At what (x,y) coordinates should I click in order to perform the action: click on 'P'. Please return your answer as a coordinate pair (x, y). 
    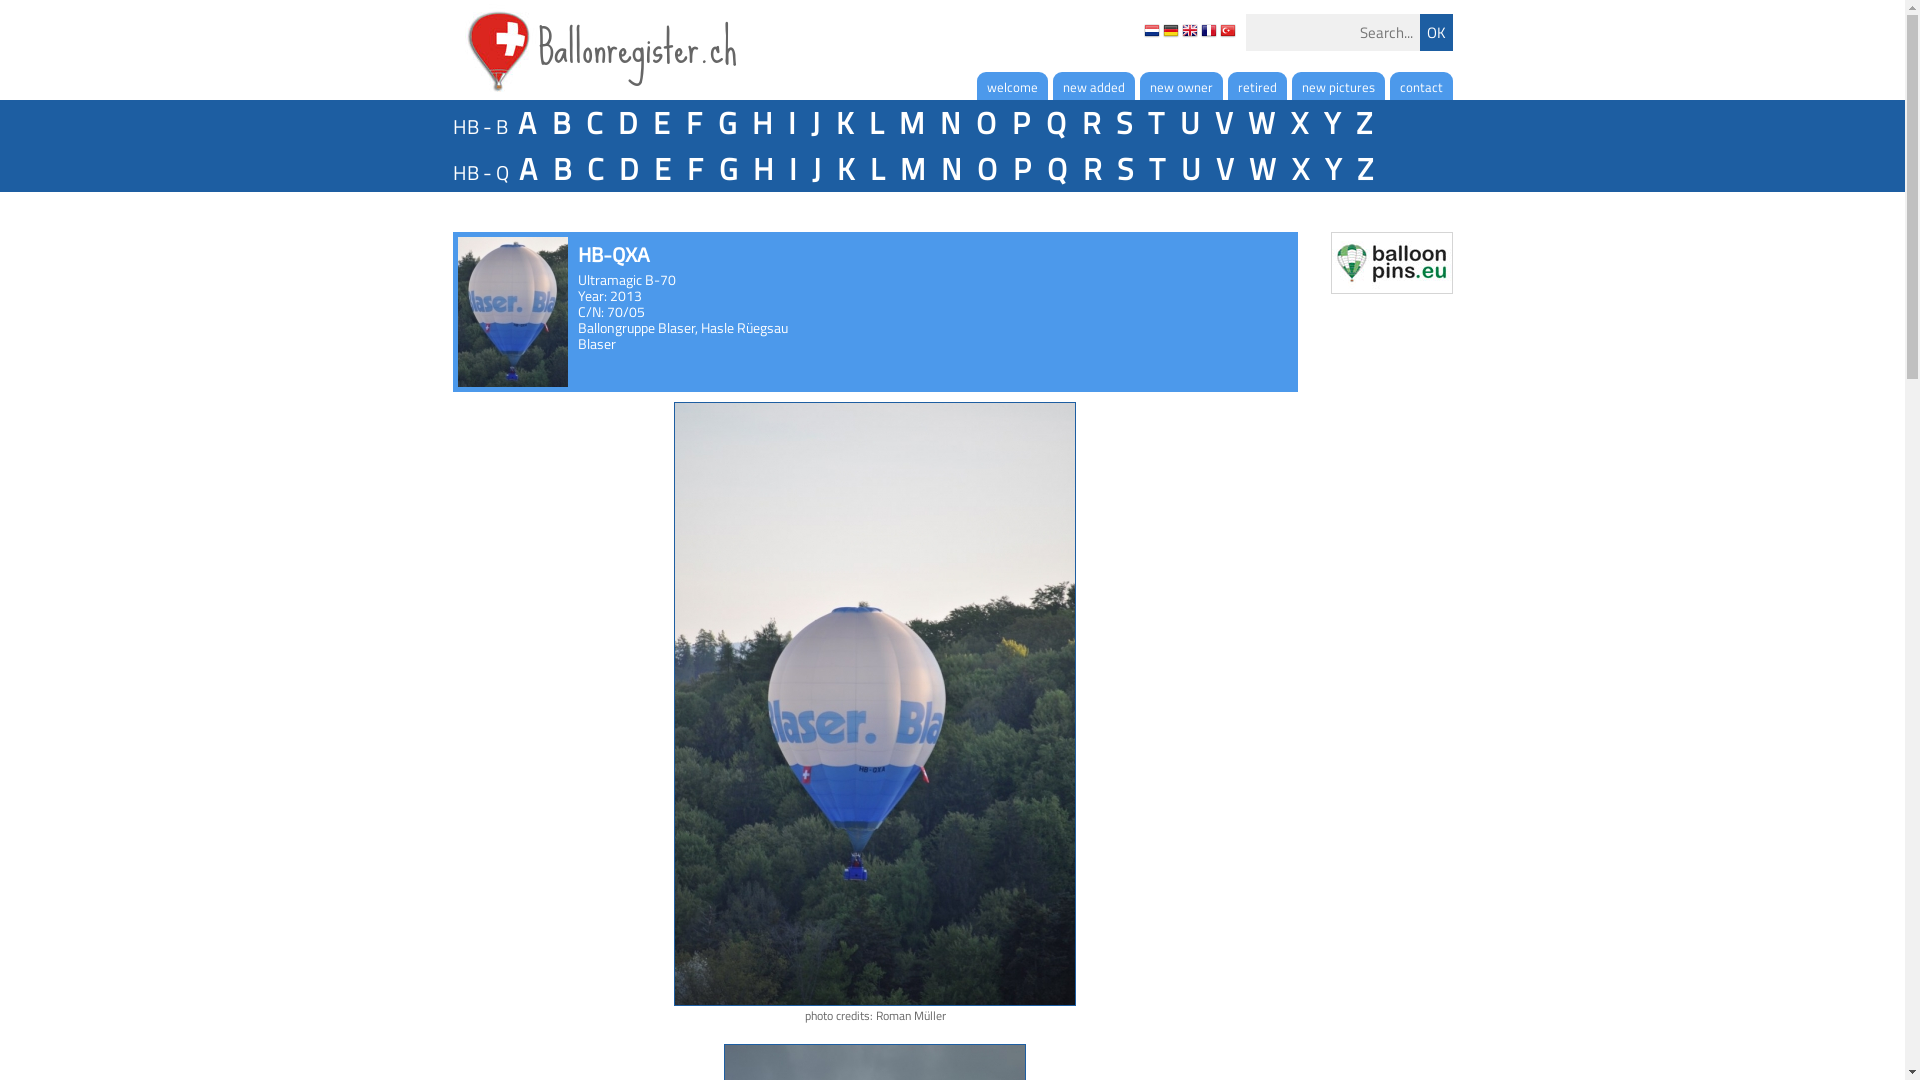
    Looking at the image, I should click on (1006, 168).